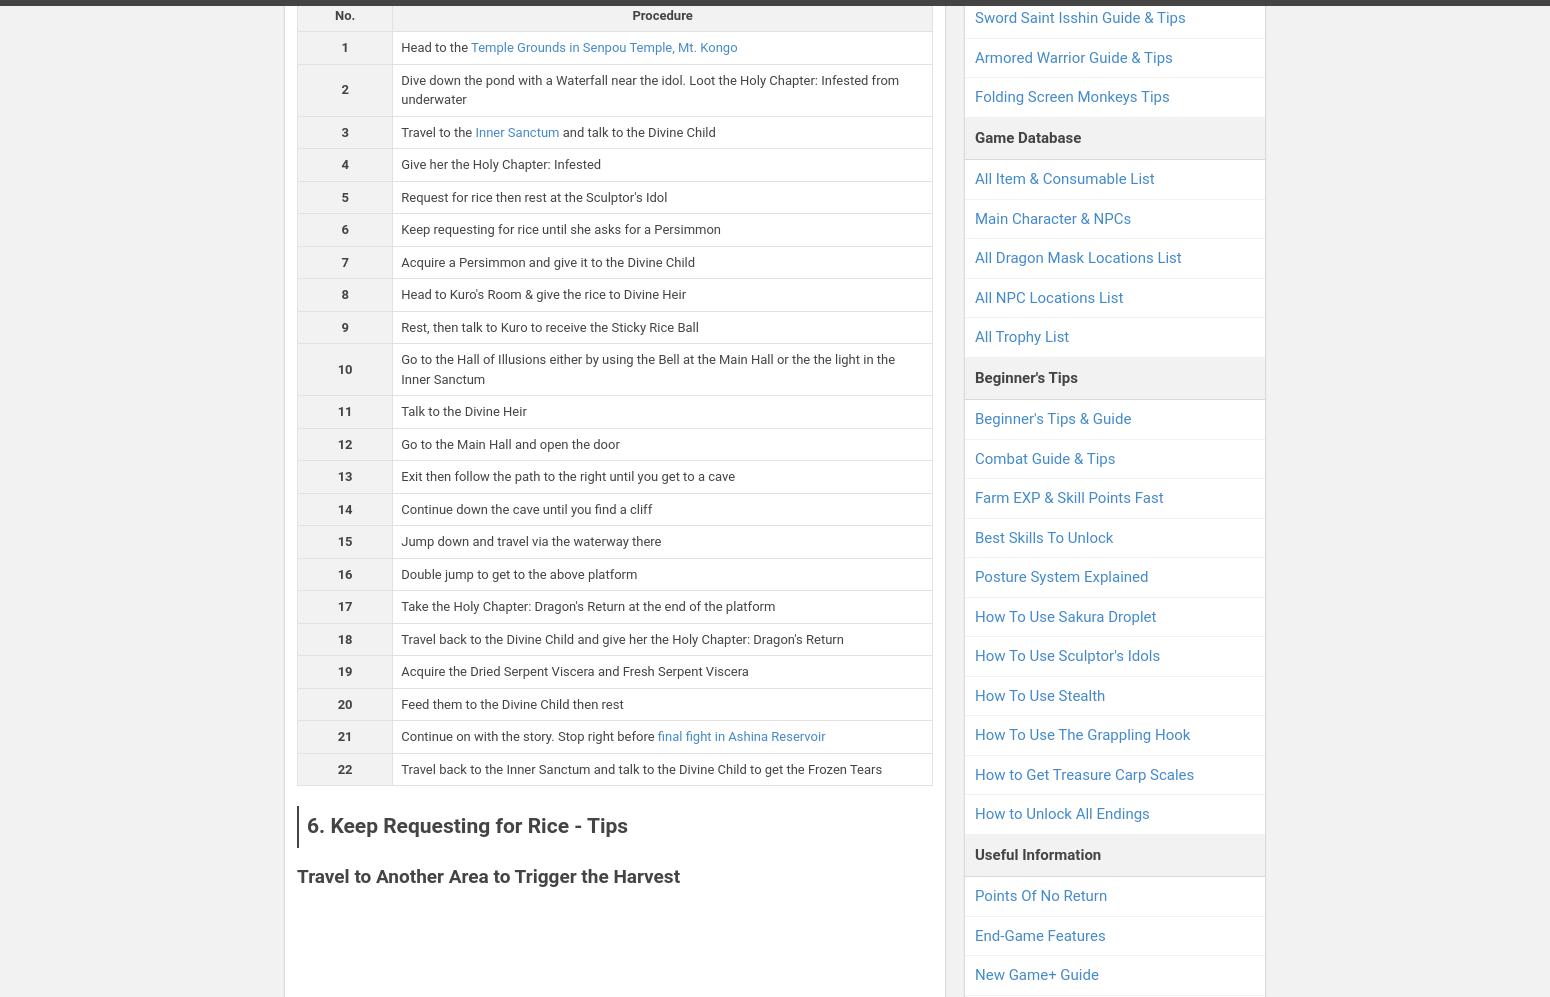 Image resolution: width=1550 pixels, height=997 pixels. What do you see at coordinates (1069, 498) in the screenshot?
I see `'Farm EXP & Skill Points Fast'` at bounding box center [1069, 498].